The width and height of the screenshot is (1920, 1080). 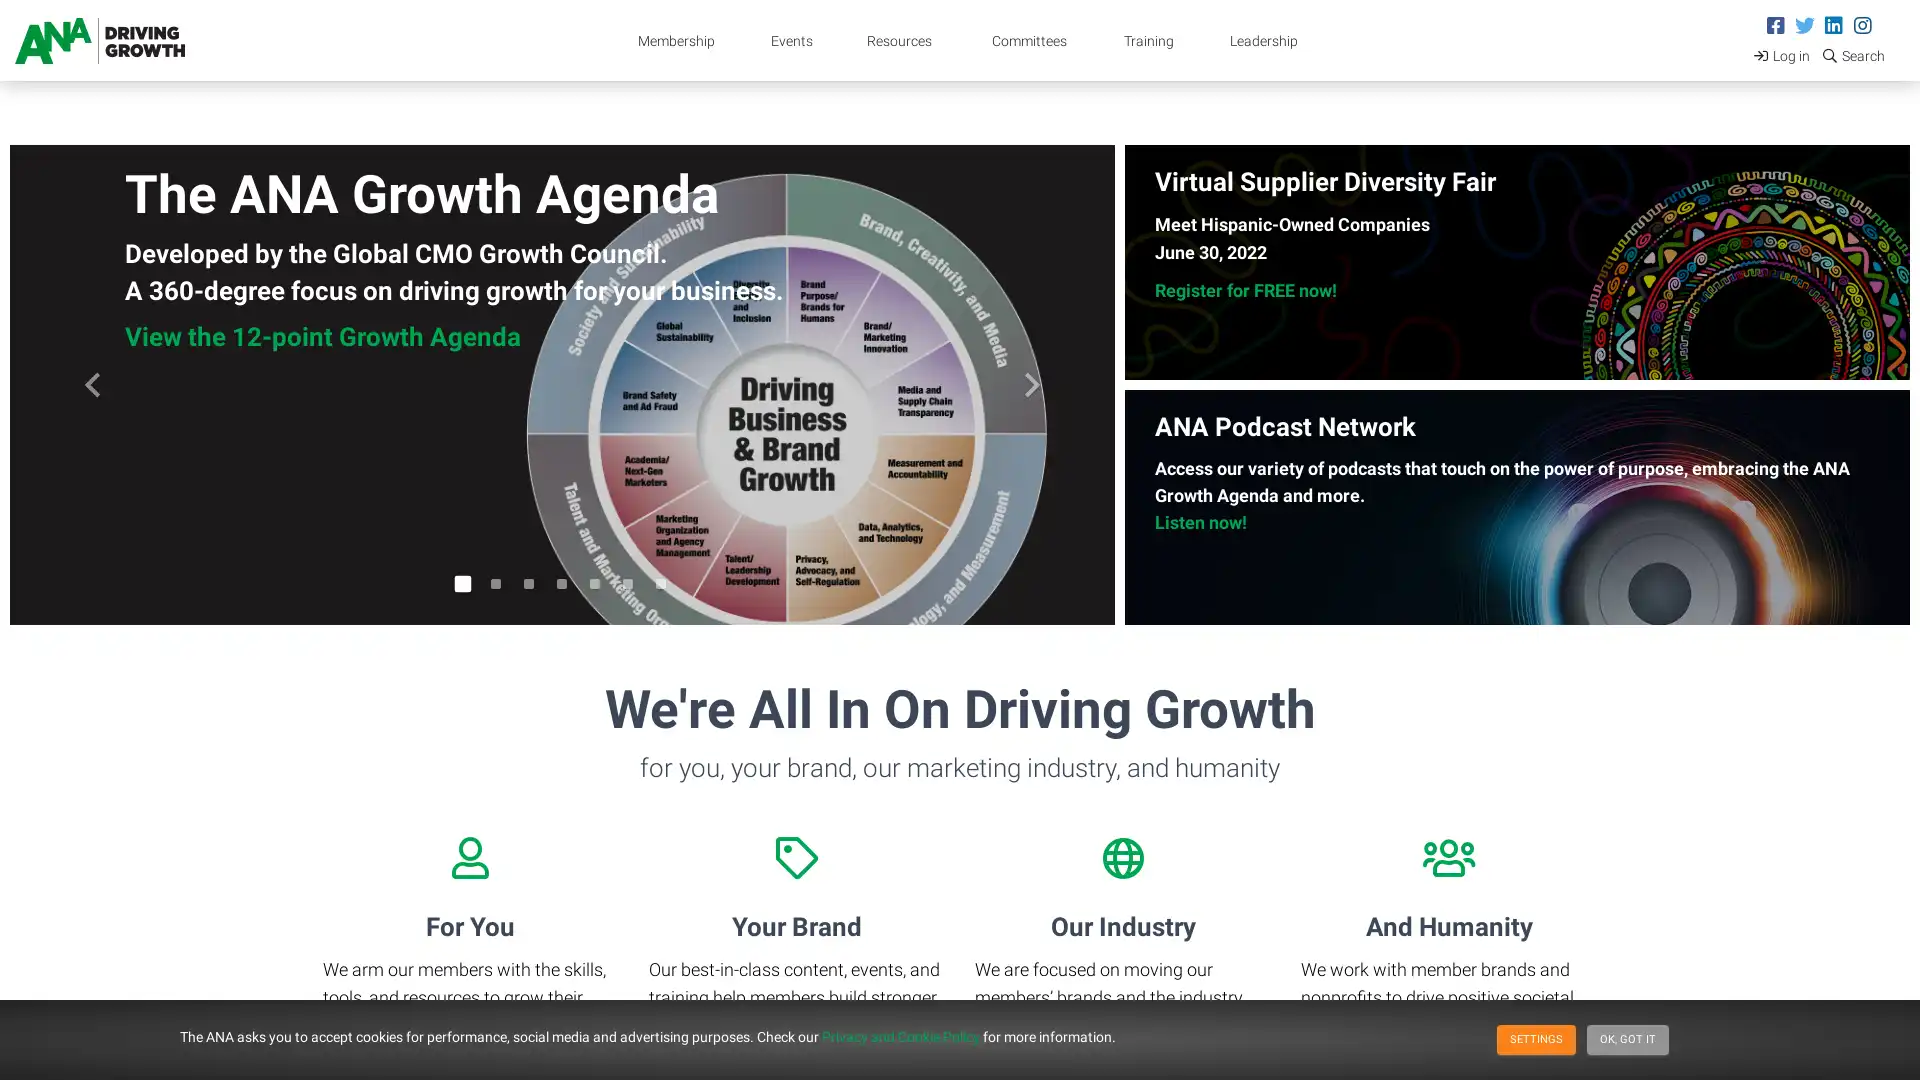 What do you see at coordinates (91, 385) in the screenshot?
I see `keyboard_arrow_left Previous` at bounding box center [91, 385].